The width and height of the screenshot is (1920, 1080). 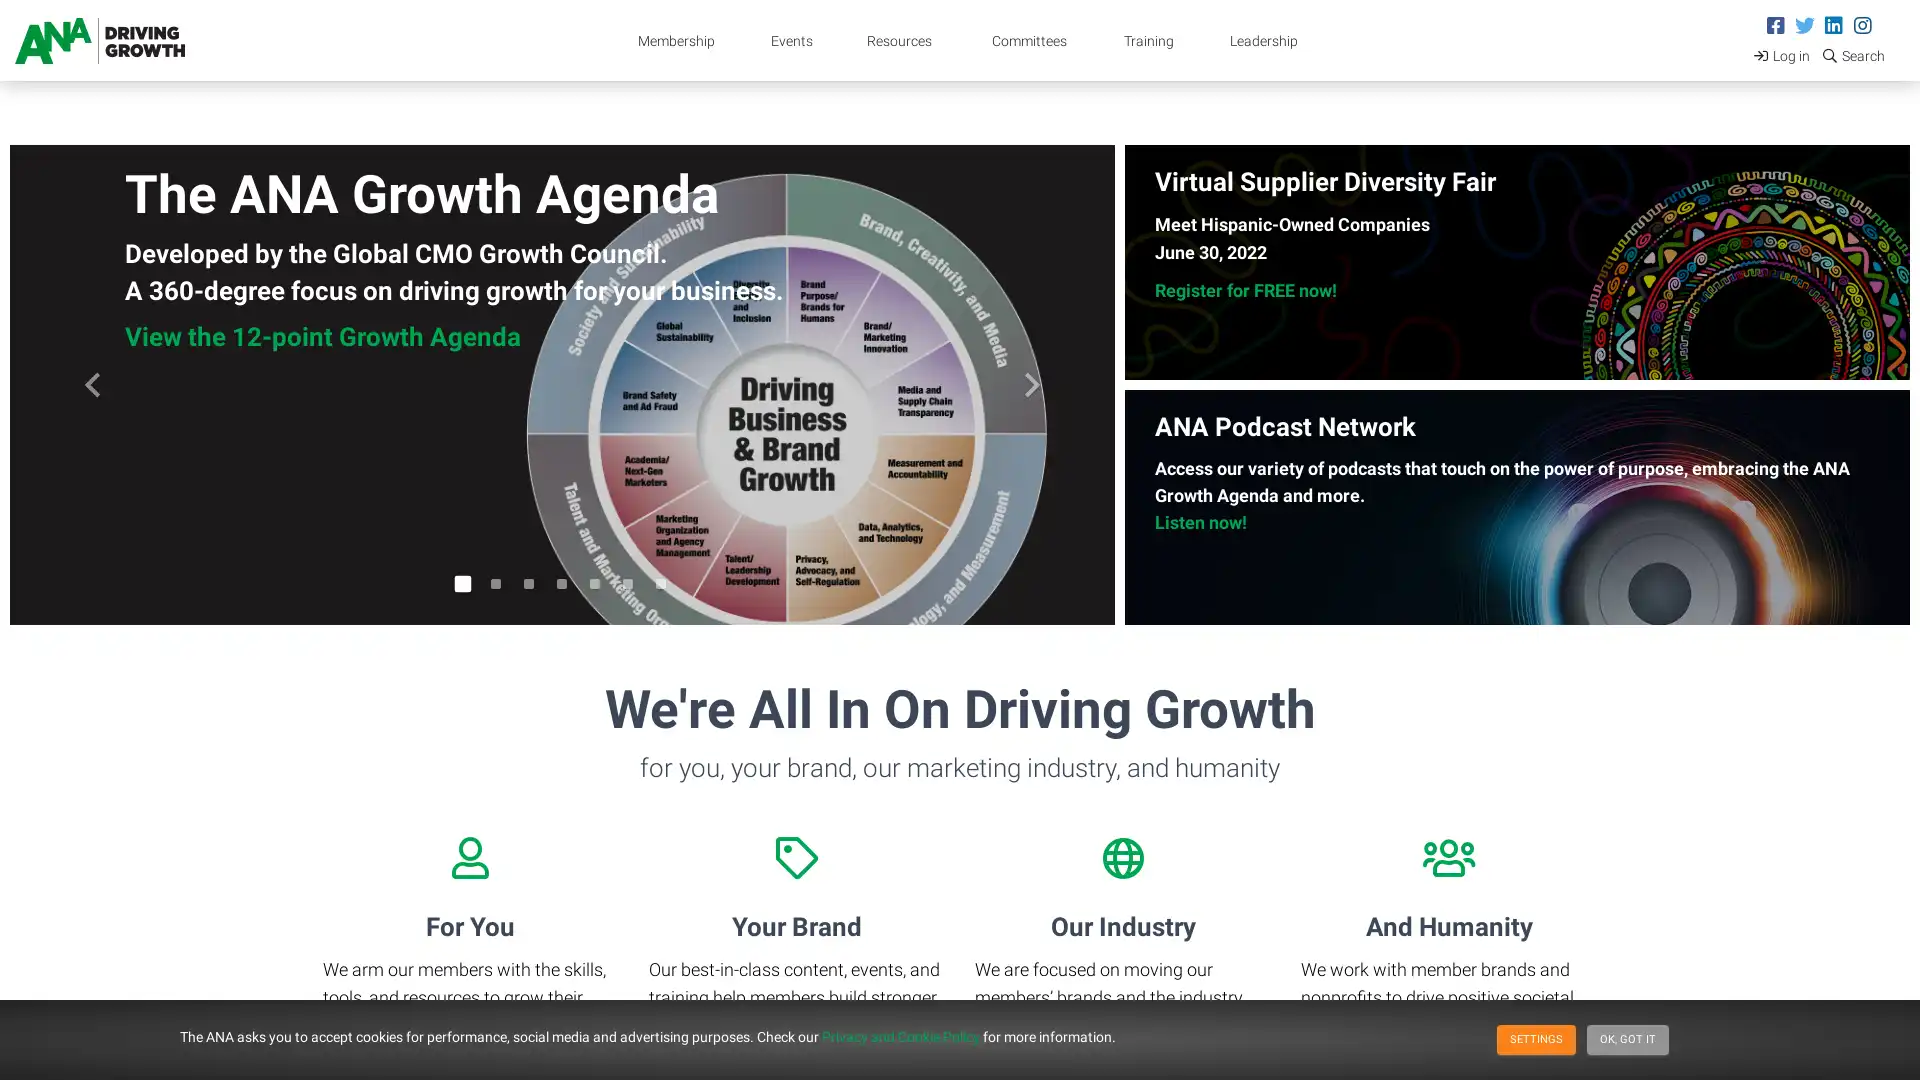 What do you see at coordinates (91, 385) in the screenshot?
I see `keyboard_arrow_left Previous` at bounding box center [91, 385].